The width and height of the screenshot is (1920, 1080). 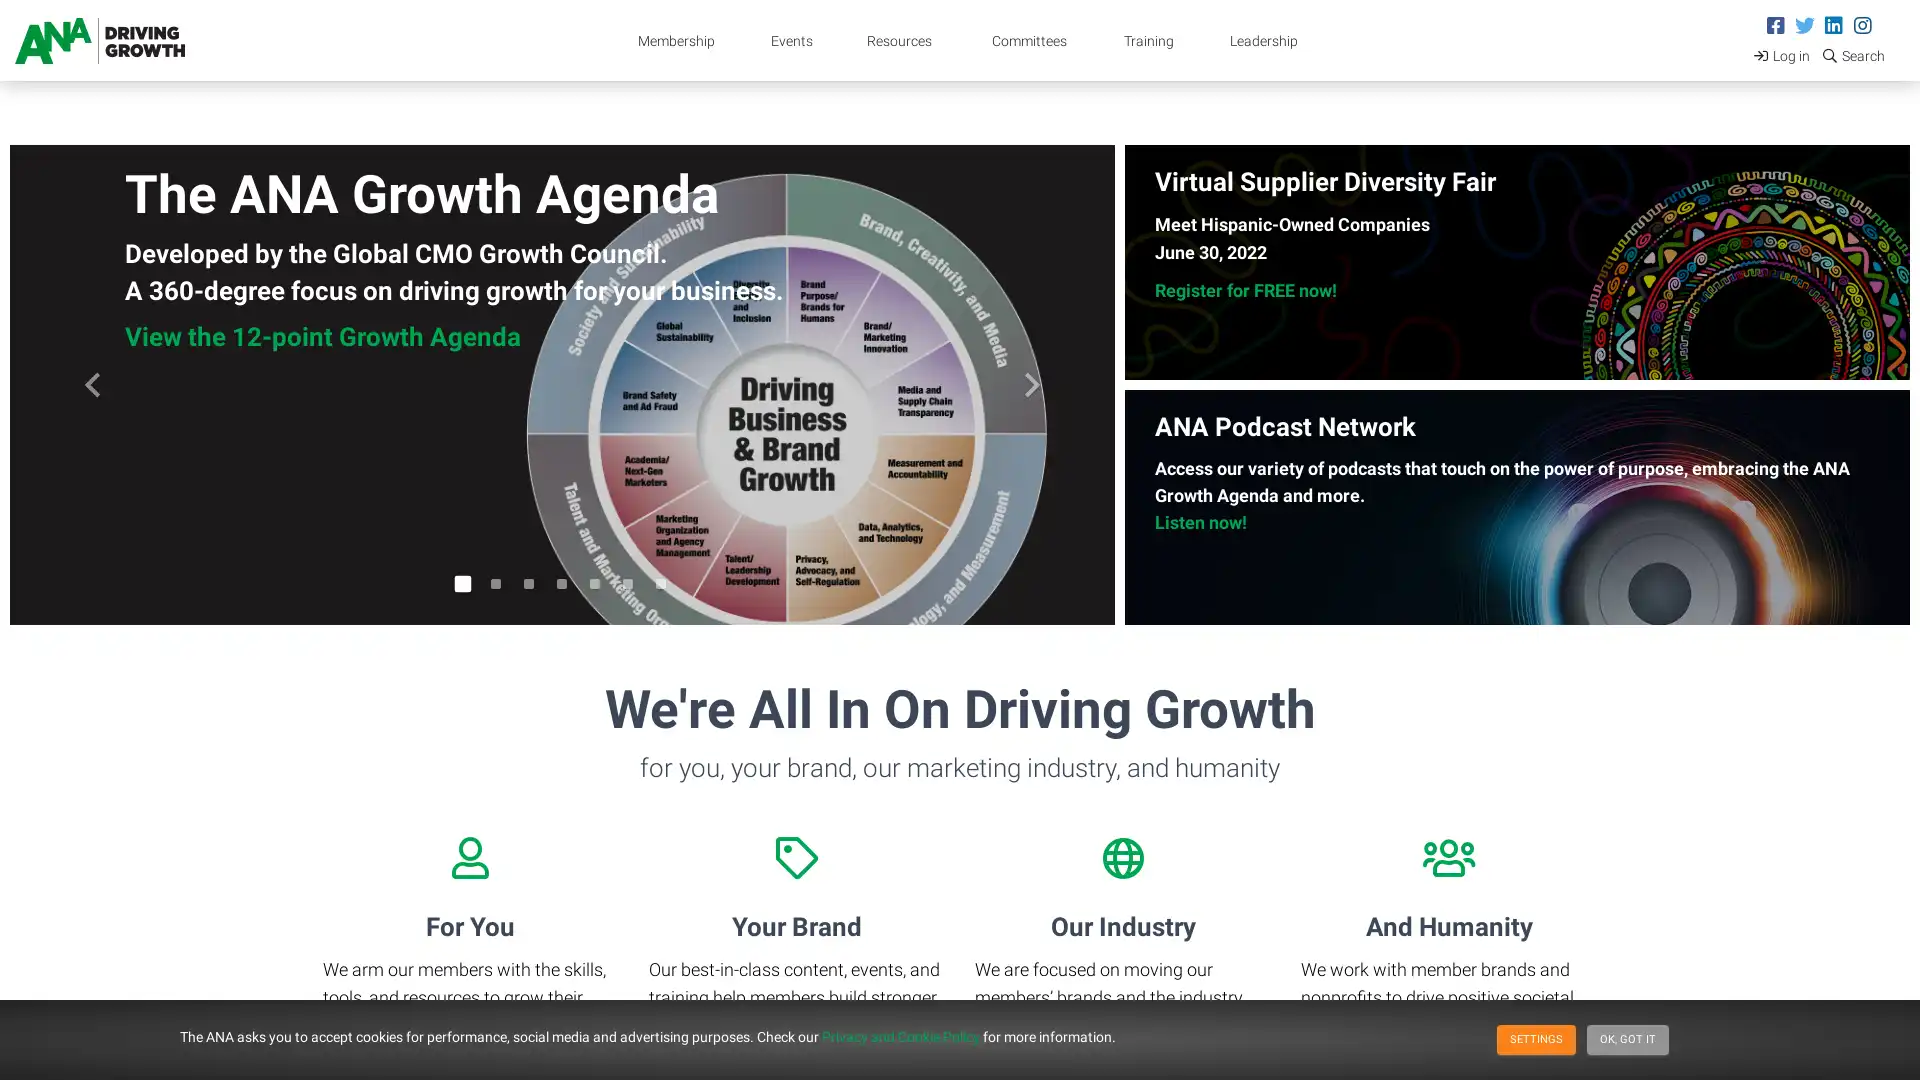 What do you see at coordinates (91, 385) in the screenshot?
I see `keyboard_arrow_left Previous` at bounding box center [91, 385].